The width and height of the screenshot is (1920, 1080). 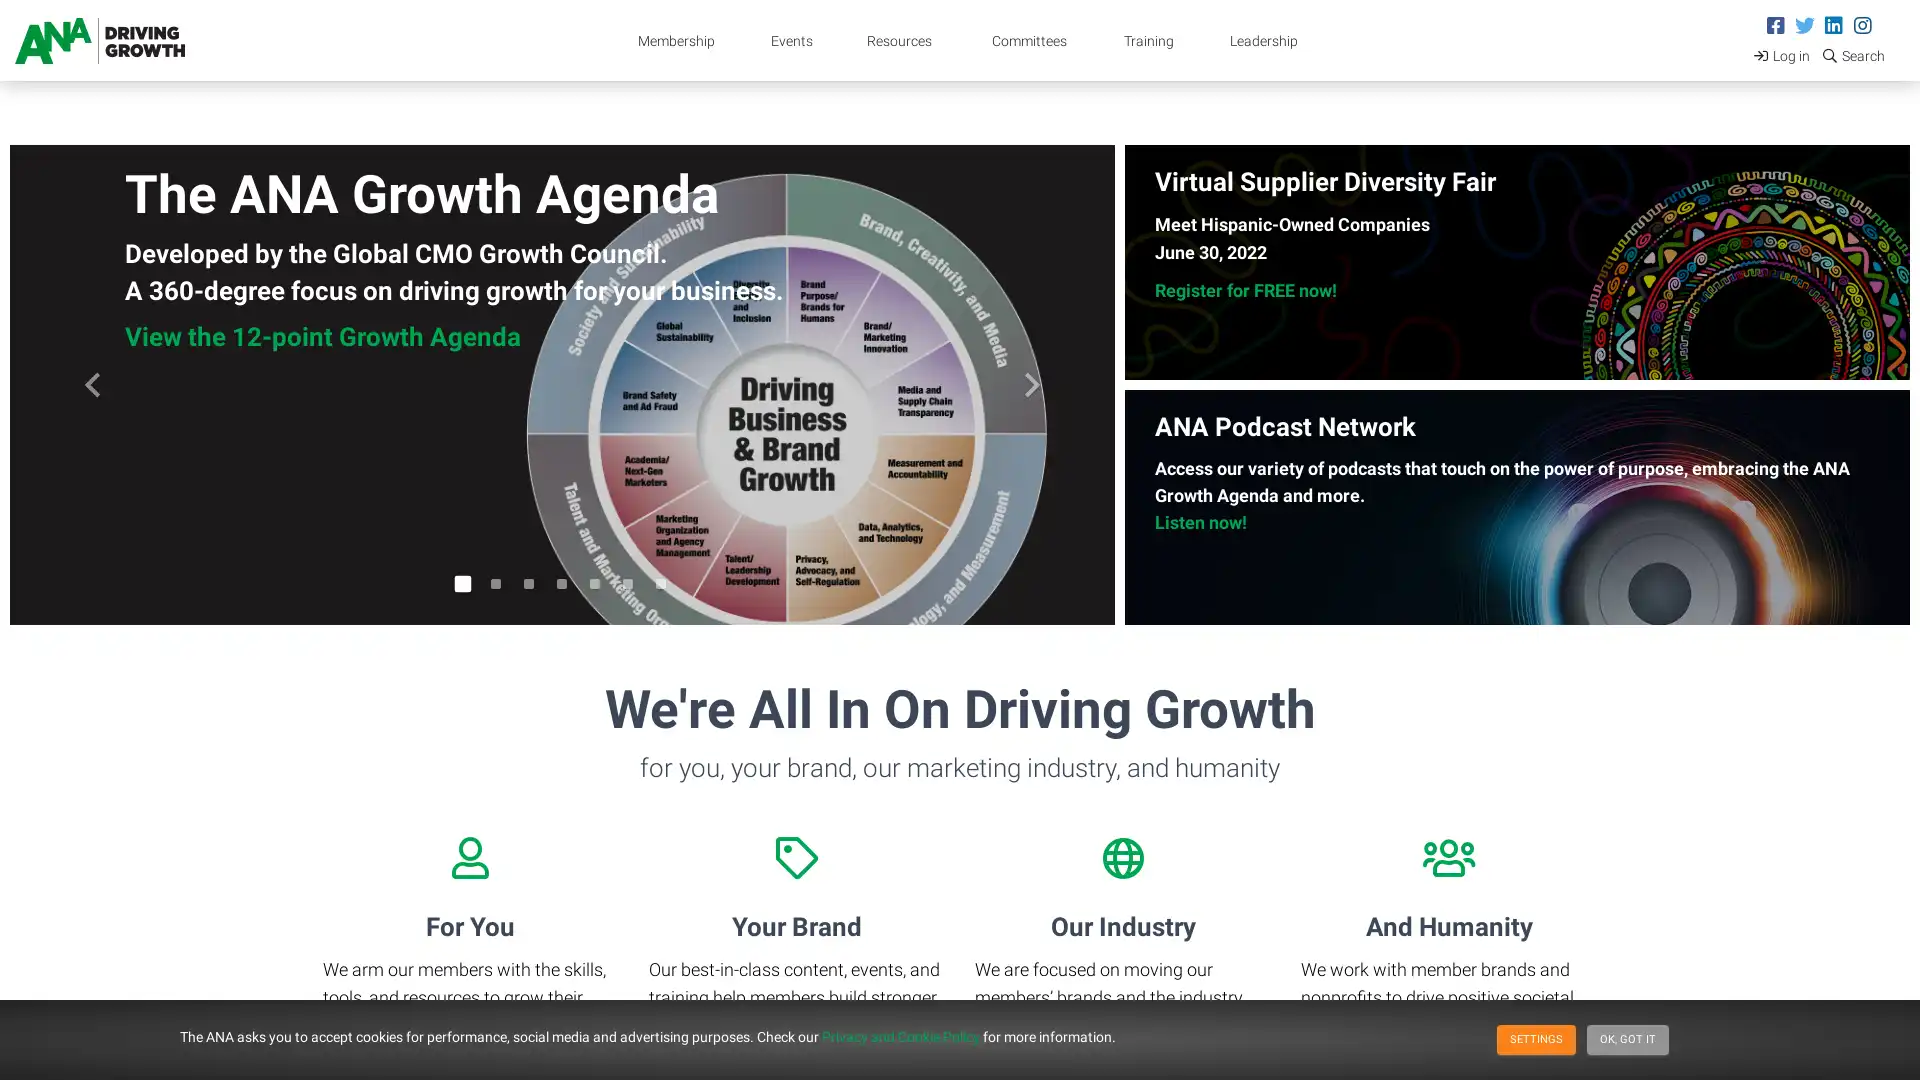 What do you see at coordinates (91, 385) in the screenshot?
I see `keyboard_arrow_left Previous` at bounding box center [91, 385].